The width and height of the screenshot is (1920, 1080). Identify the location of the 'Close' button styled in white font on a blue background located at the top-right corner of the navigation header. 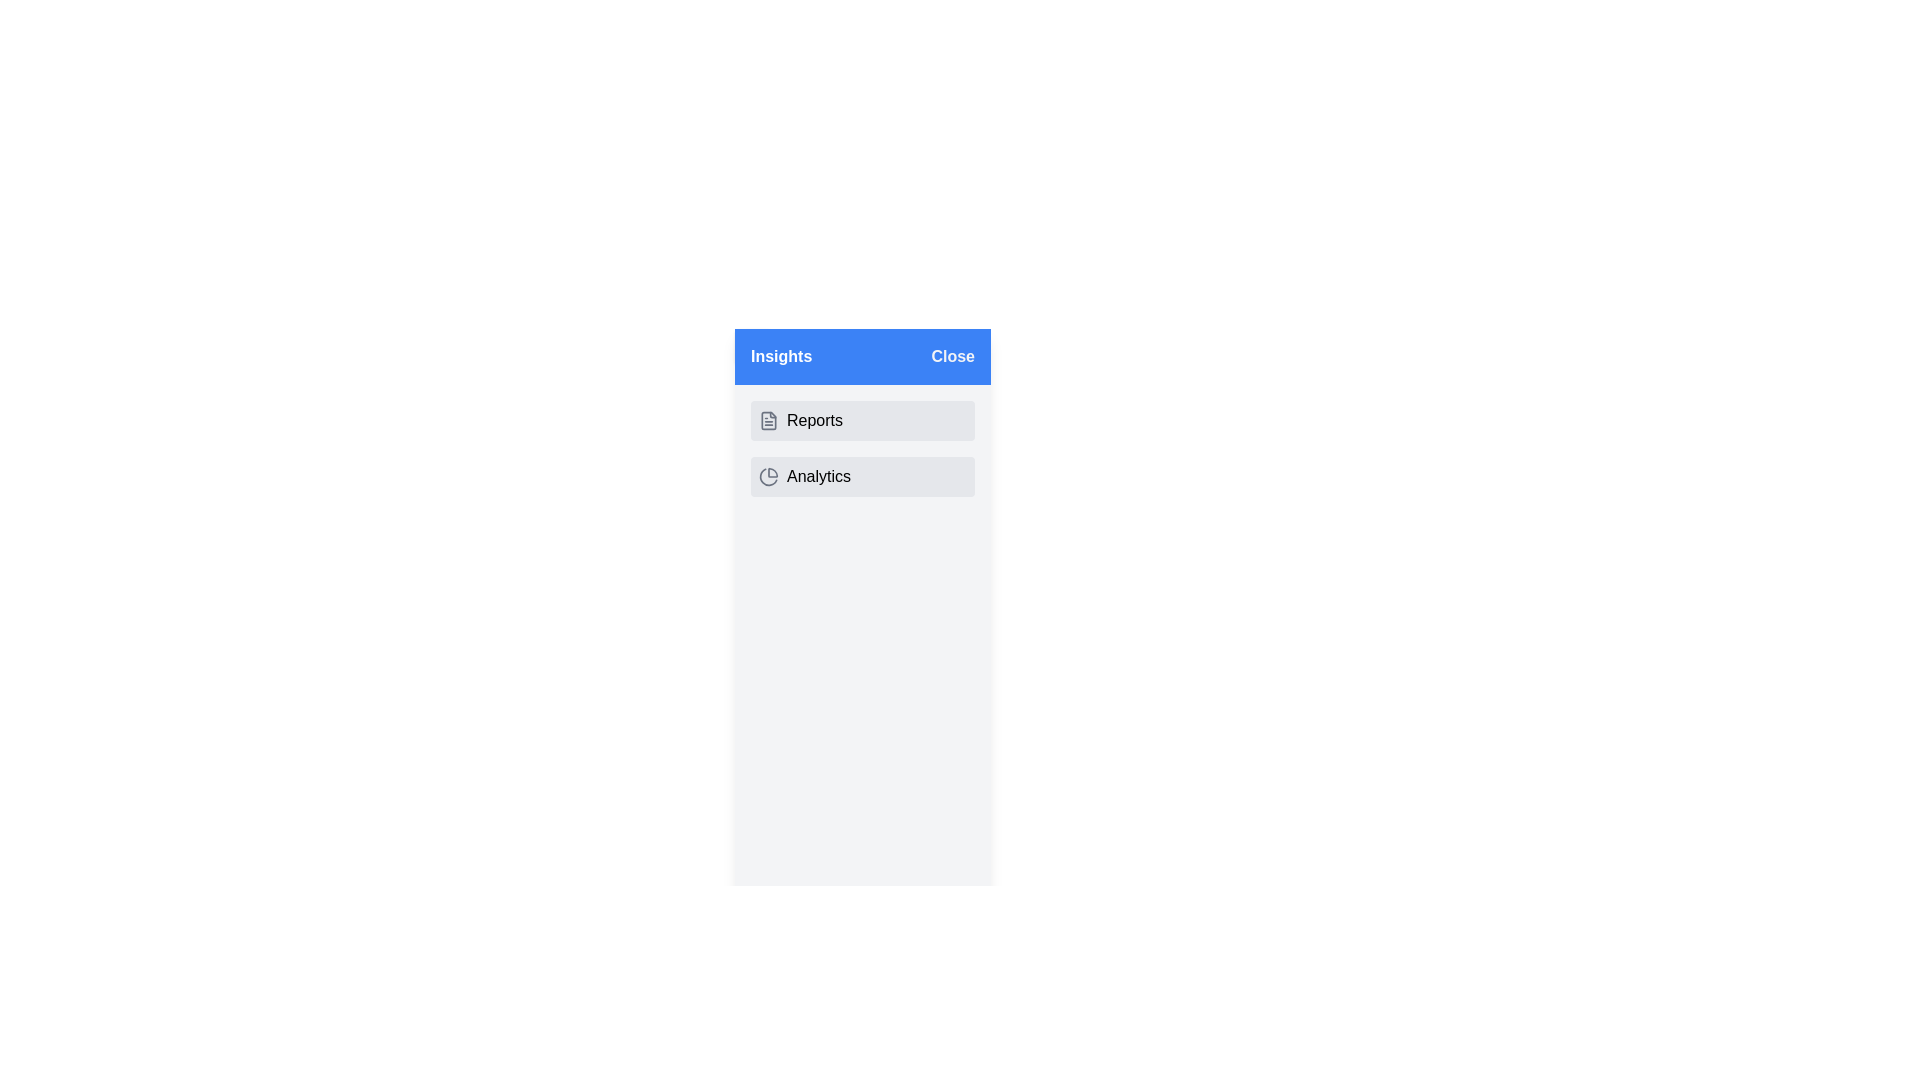
(952, 356).